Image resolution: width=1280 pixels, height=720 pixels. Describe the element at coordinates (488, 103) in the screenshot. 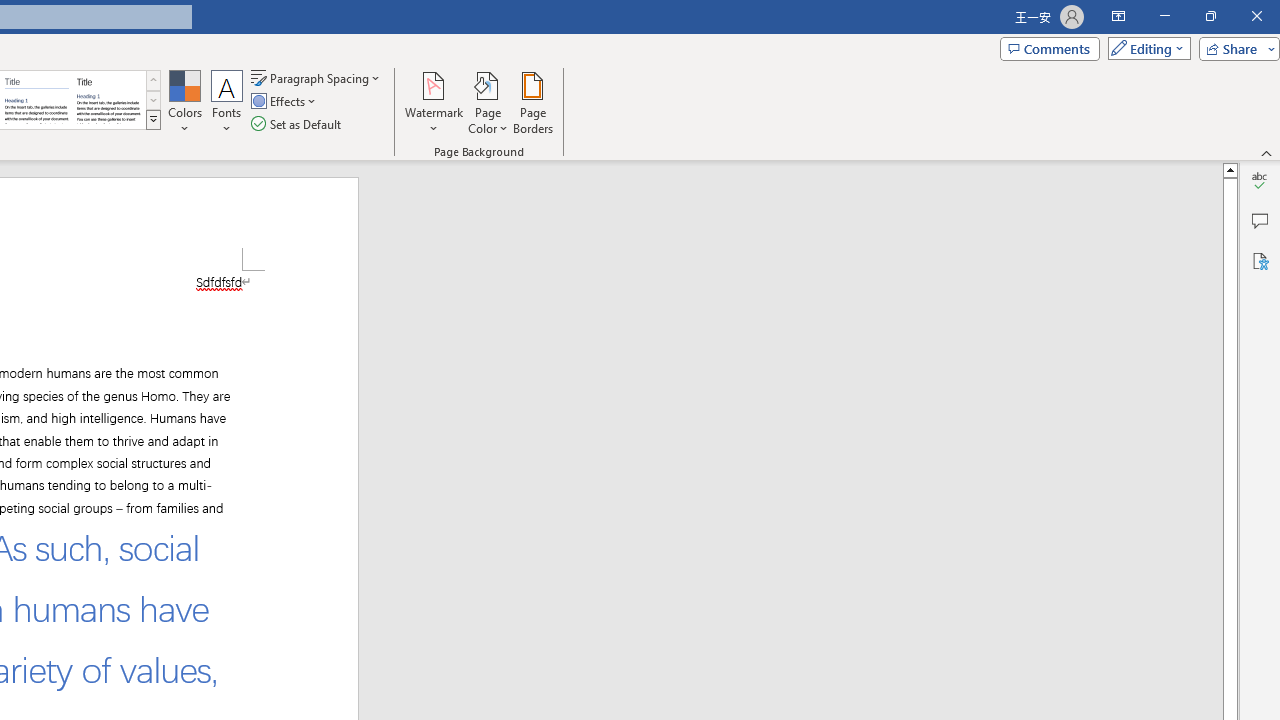

I see `'Page Color'` at that location.